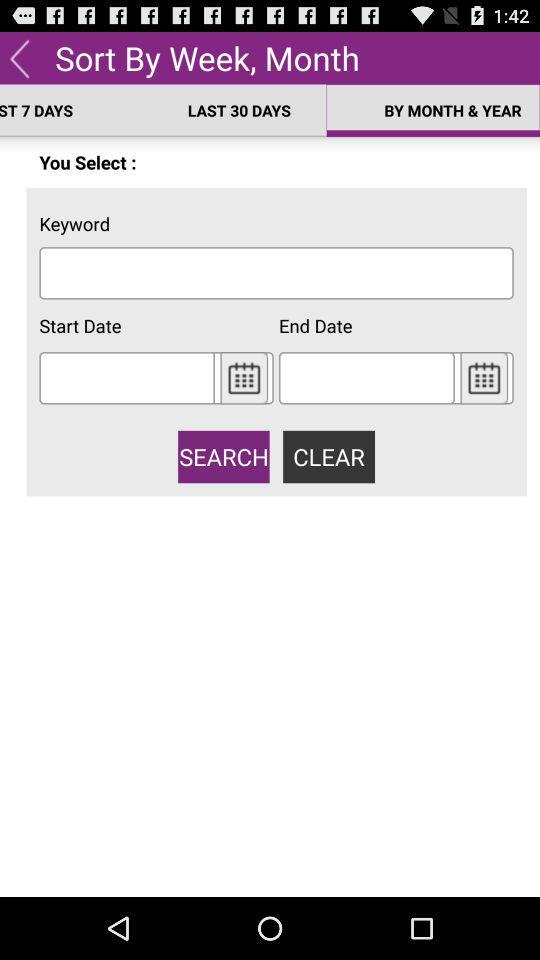  I want to click on the item above last 7 days item, so click(18, 56).